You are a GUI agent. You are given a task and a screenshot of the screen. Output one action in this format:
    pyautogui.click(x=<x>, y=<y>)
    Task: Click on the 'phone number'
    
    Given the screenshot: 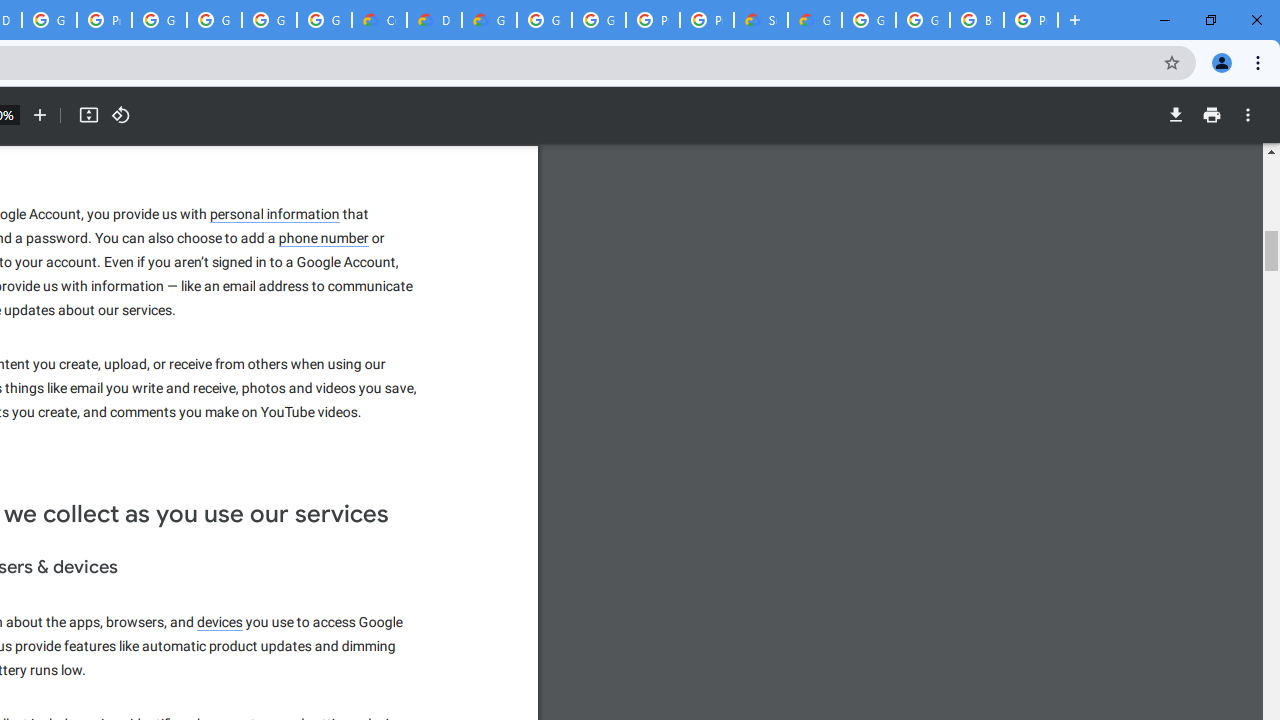 What is the action you would take?
    pyautogui.click(x=324, y=237)
    